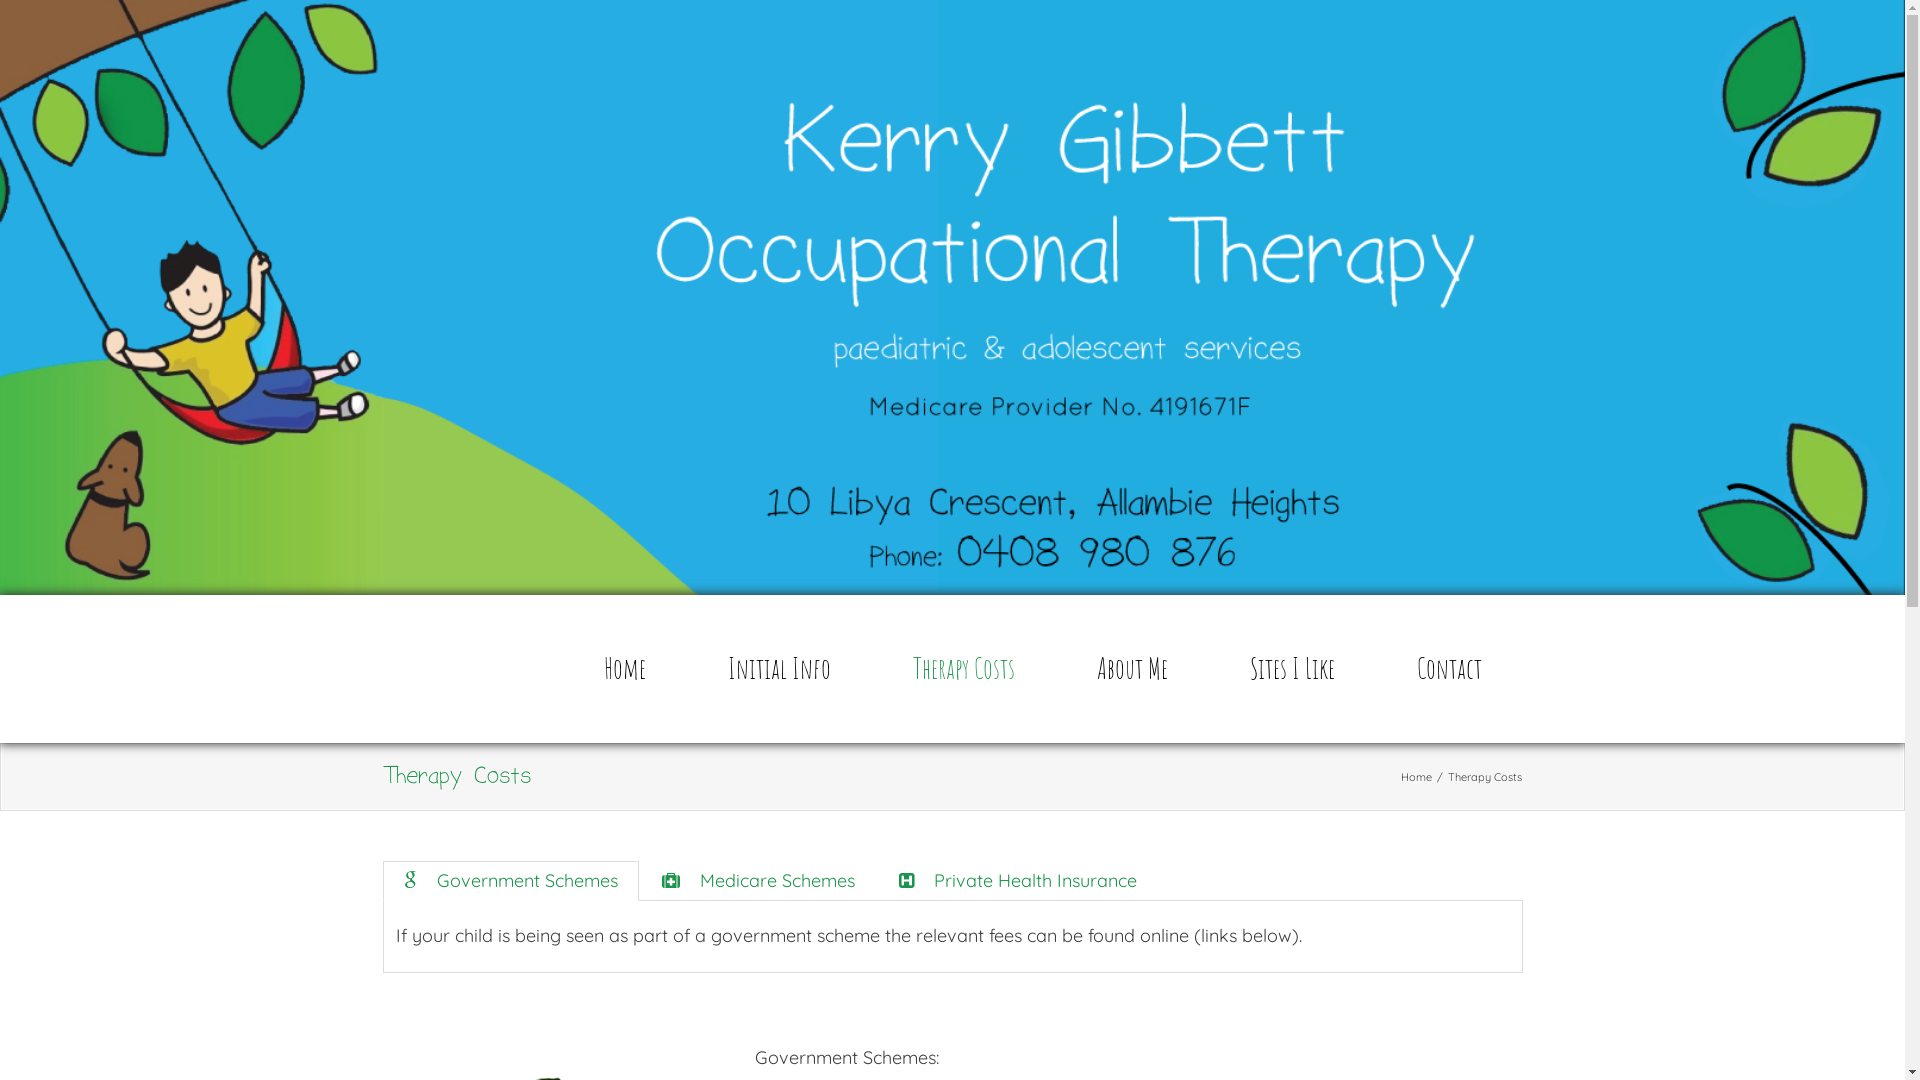 The width and height of the screenshot is (1920, 1080). What do you see at coordinates (963, 668) in the screenshot?
I see `'Therapy Costs'` at bounding box center [963, 668].